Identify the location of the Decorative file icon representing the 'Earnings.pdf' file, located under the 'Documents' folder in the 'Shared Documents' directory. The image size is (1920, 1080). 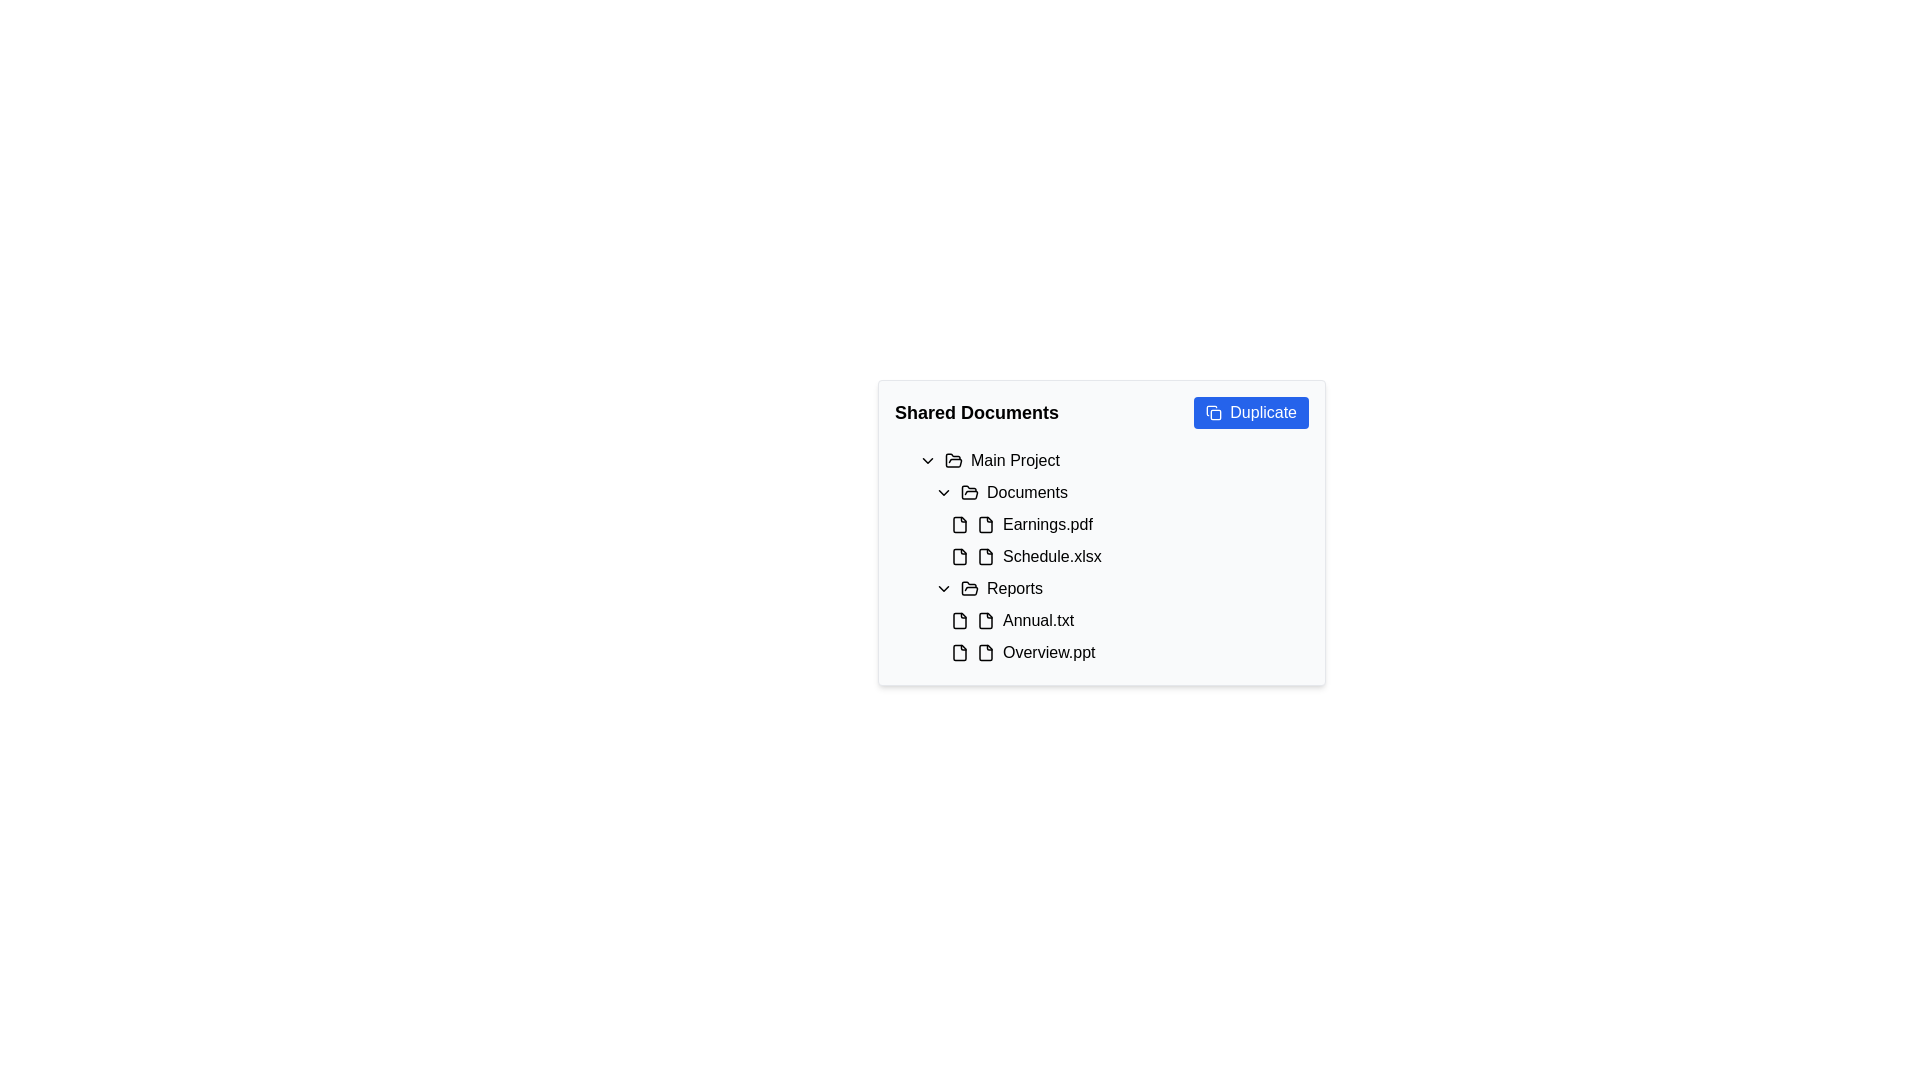
(960, 523).